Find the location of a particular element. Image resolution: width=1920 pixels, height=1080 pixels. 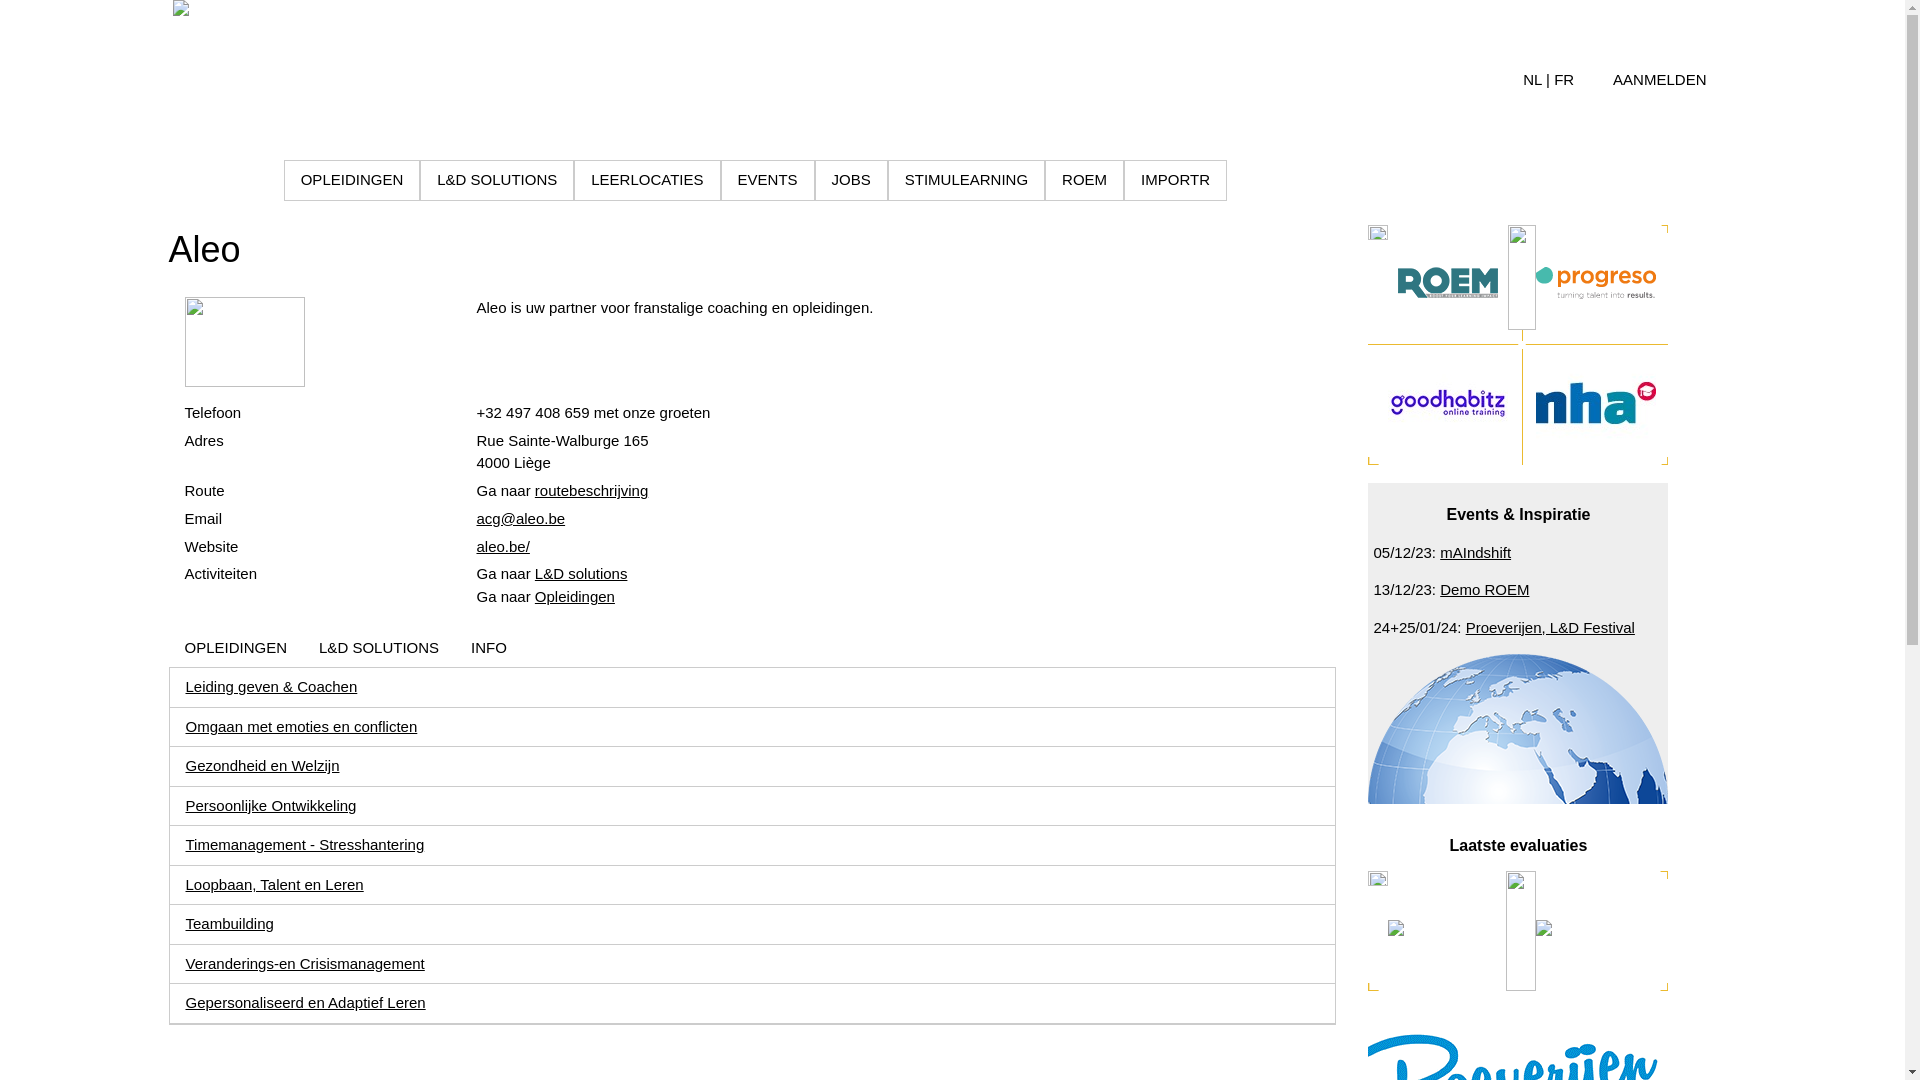

'Veranderings-en Crisismanagement' is located at coordinates (304, 962).